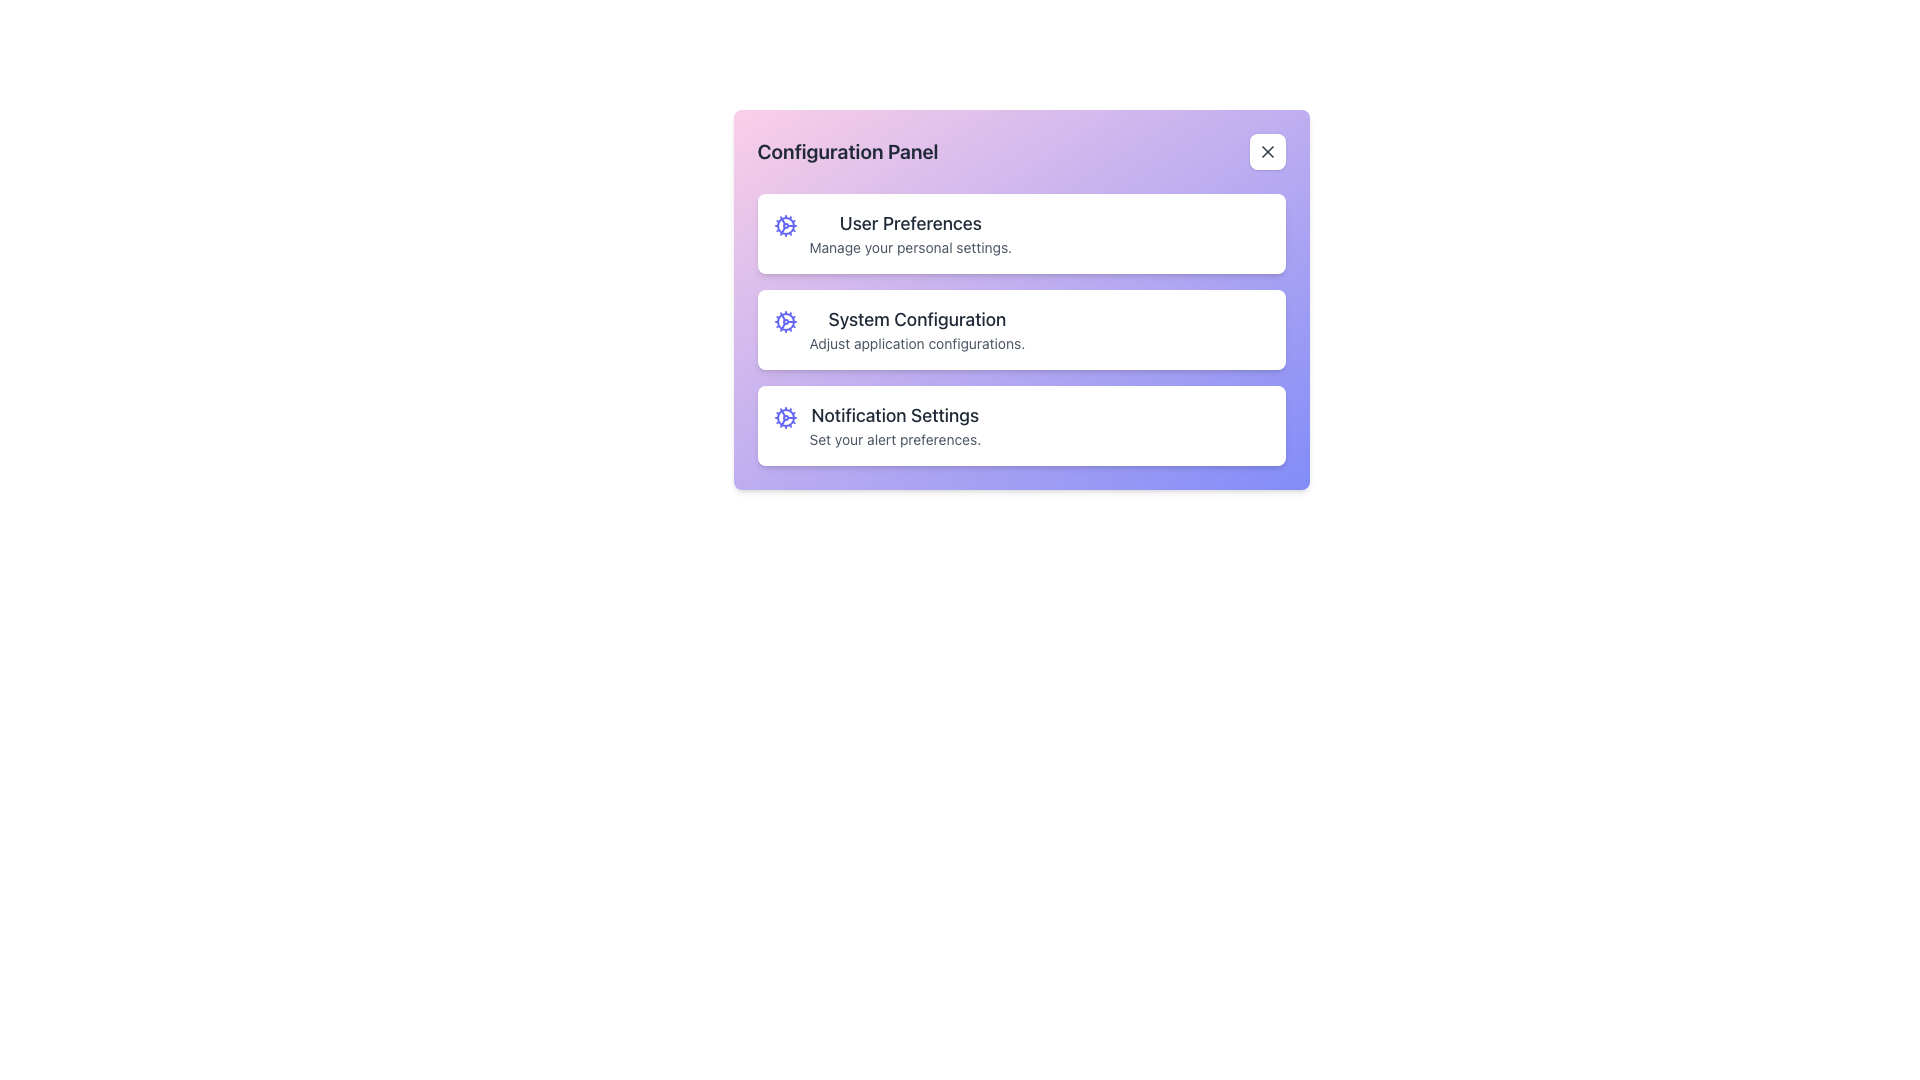 This screenshot has height=1080, width=1920. Describe the element at coordinates (894, 415) in the screenshot. I see `the 'Notification Settings' text label, which is rendered in bold, large font and is positioned above the alert preferences description in the Configuration Panel` at that location.